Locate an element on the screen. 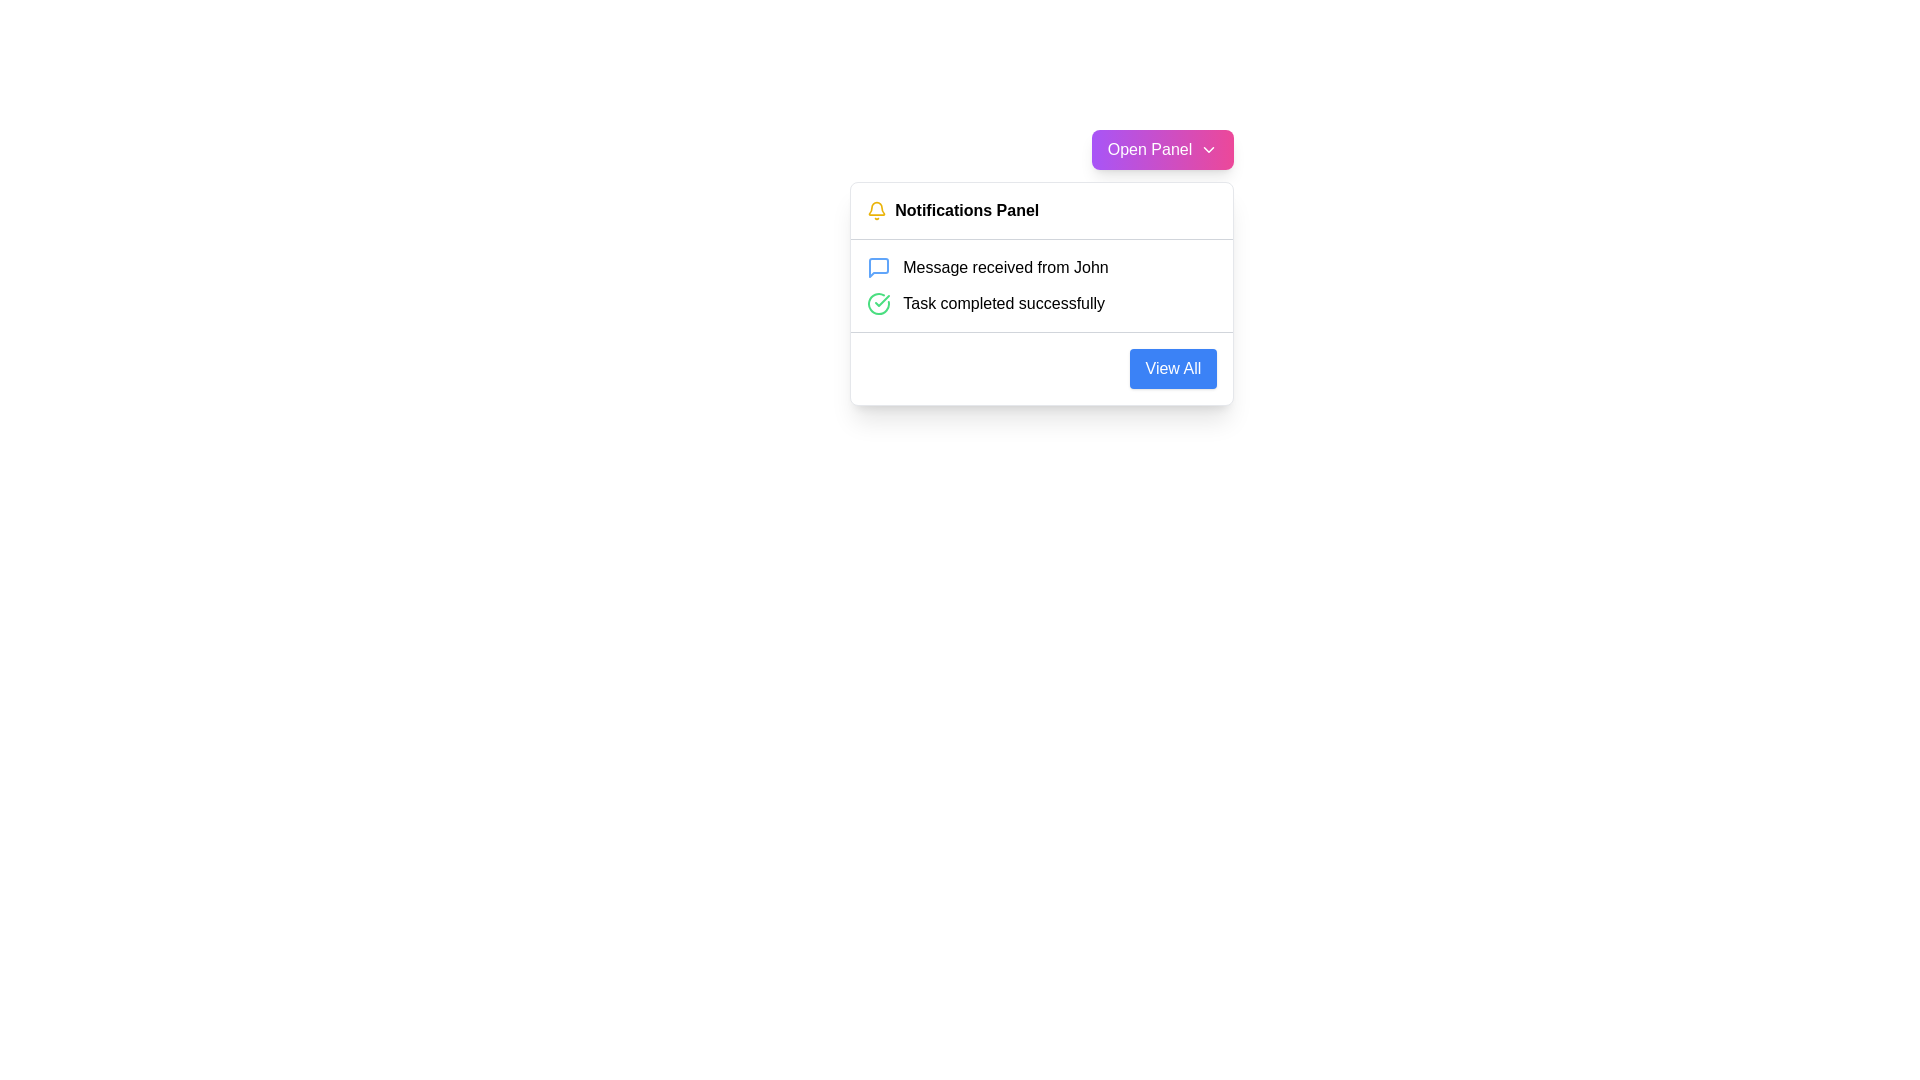 This screenshot has width=1920, height=1080. the outer boundary of the green circular icon with a checkmark located next to the text 'Task completed successfully' in the notification panel is located at coordinates (879, 304).